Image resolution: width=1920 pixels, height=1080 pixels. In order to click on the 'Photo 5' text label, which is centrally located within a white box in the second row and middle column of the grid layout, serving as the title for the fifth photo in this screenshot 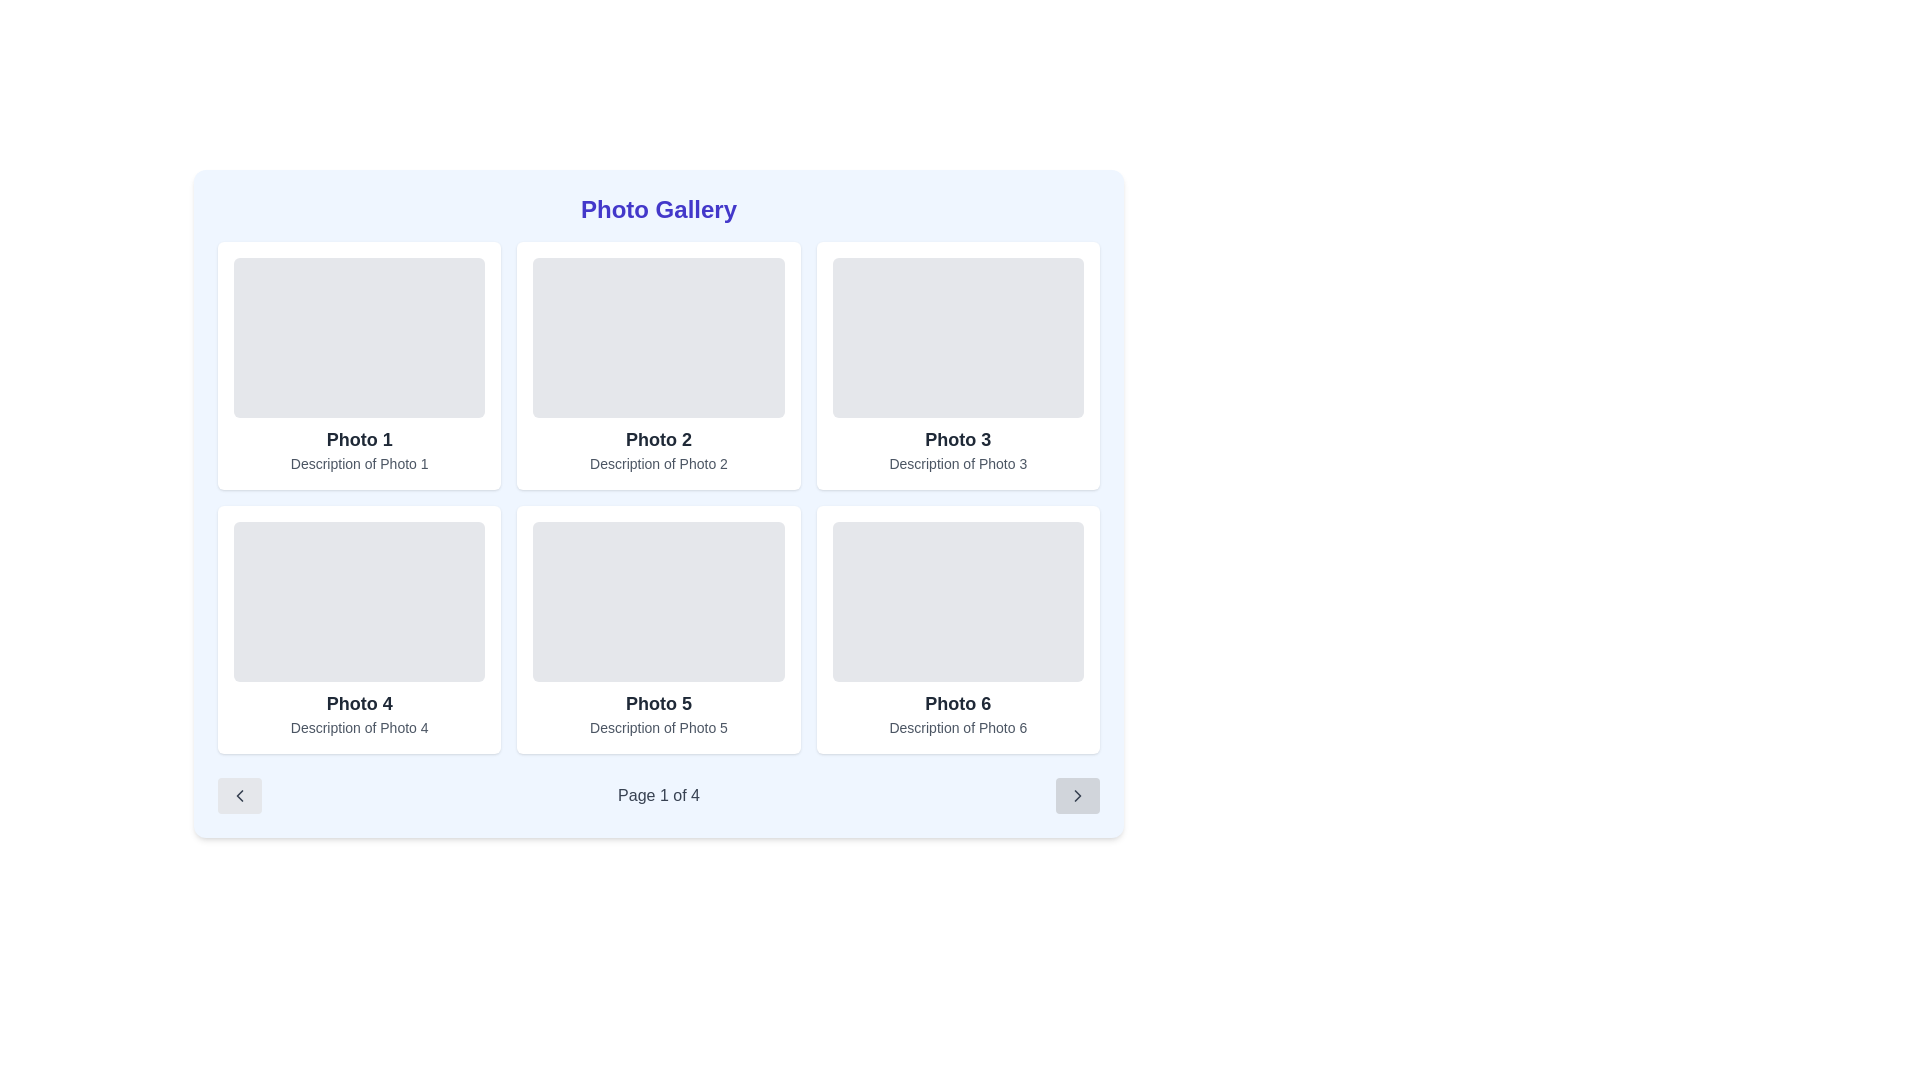, I will do `click(658, 703)`.